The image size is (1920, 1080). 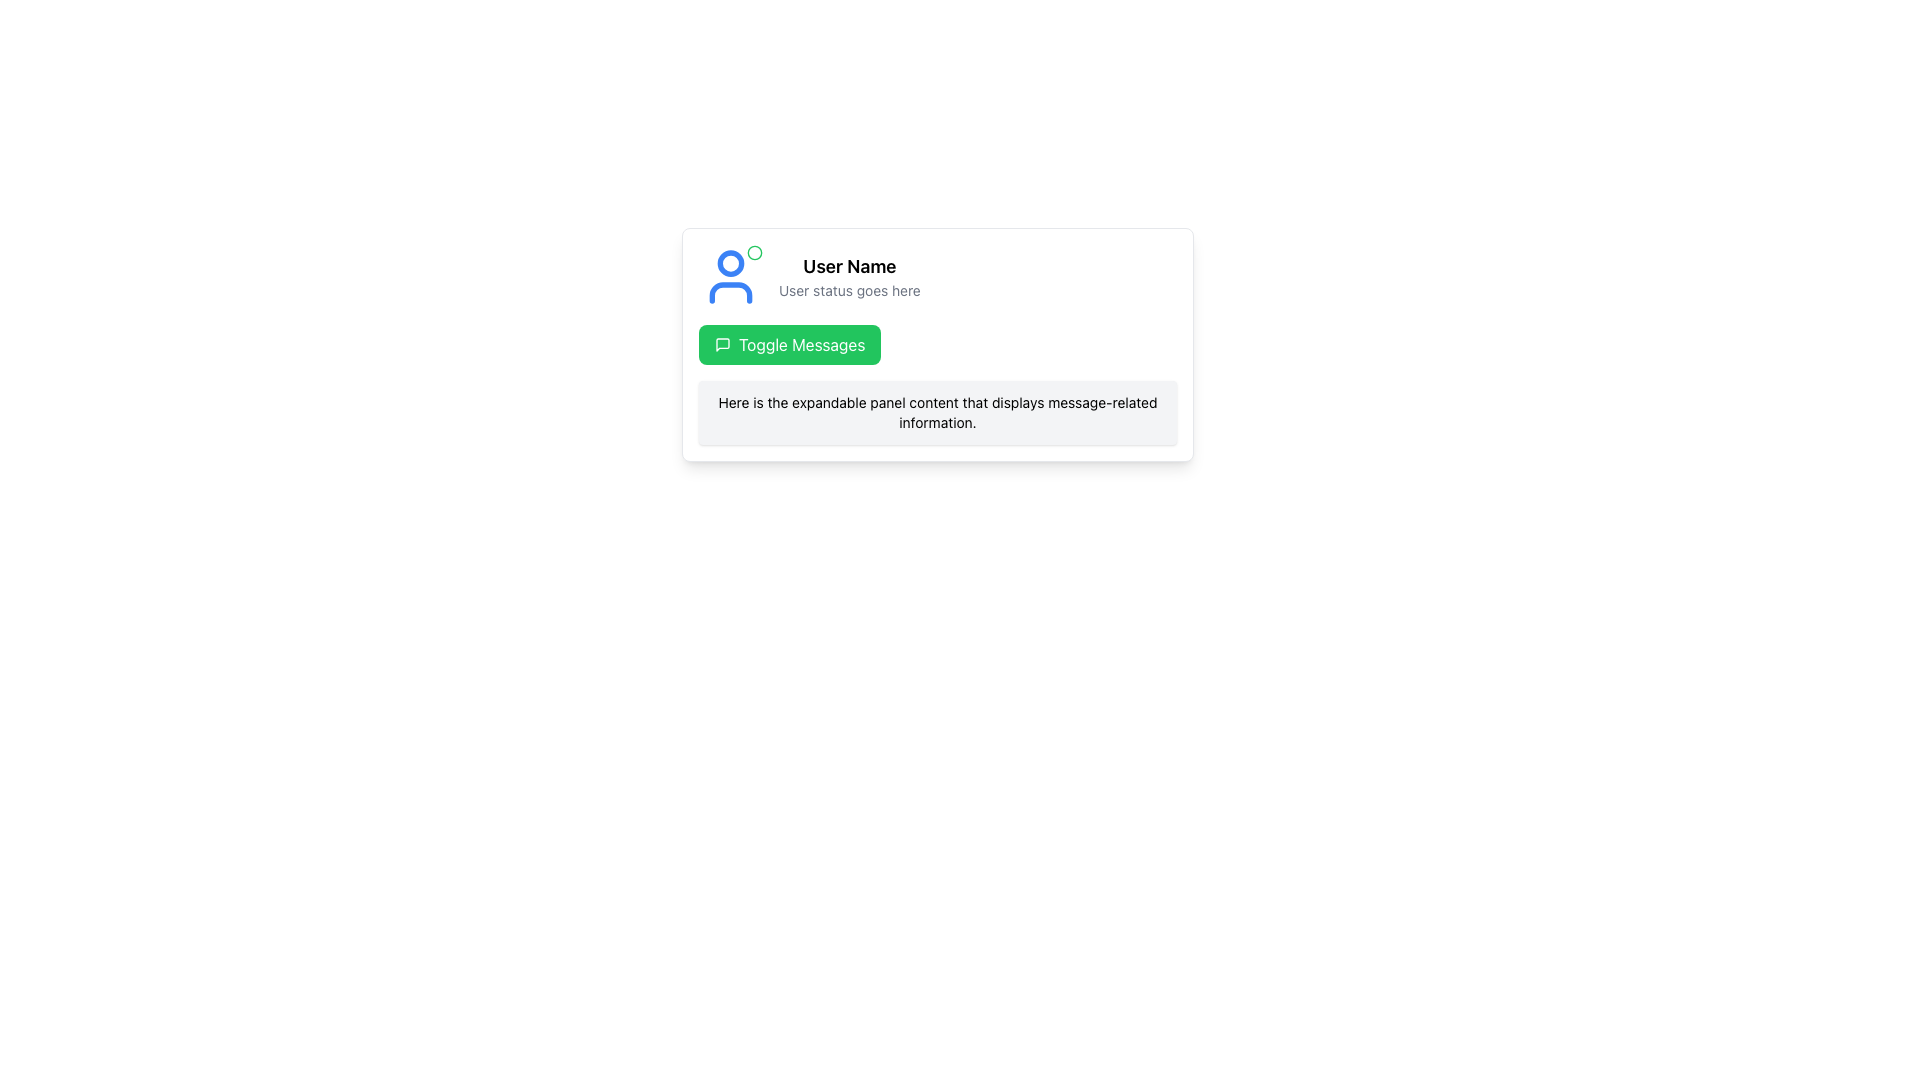 What do you see at coordinates (936, 277) in the screenshot?
I see `the Profile Display Component which features a blue circular avatar, a green circle at the top-right, and displays 'User Name' in bold black font with 'User status goes here' below it` at bounding box center [936, 277].